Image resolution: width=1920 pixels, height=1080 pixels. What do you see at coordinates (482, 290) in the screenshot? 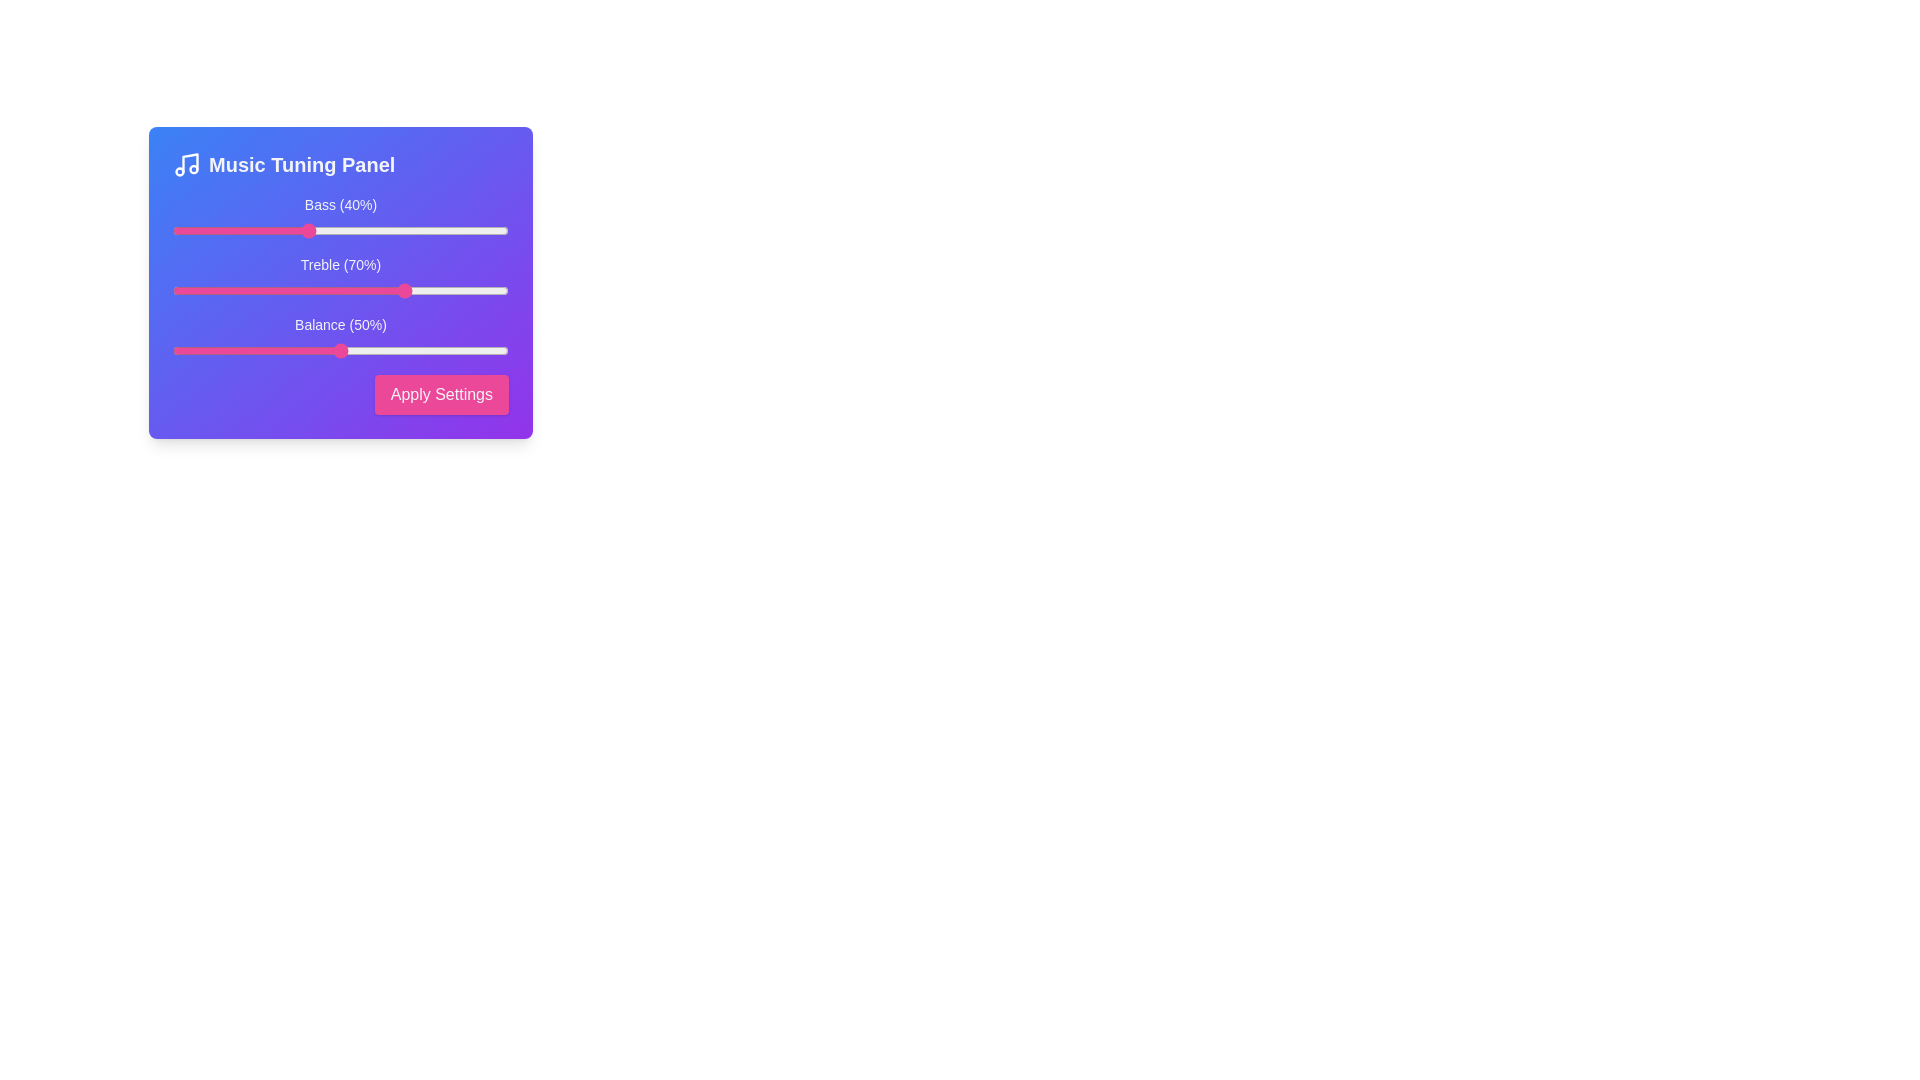
I see `the Treble slider to 92%` at bounding box center [482, 290].